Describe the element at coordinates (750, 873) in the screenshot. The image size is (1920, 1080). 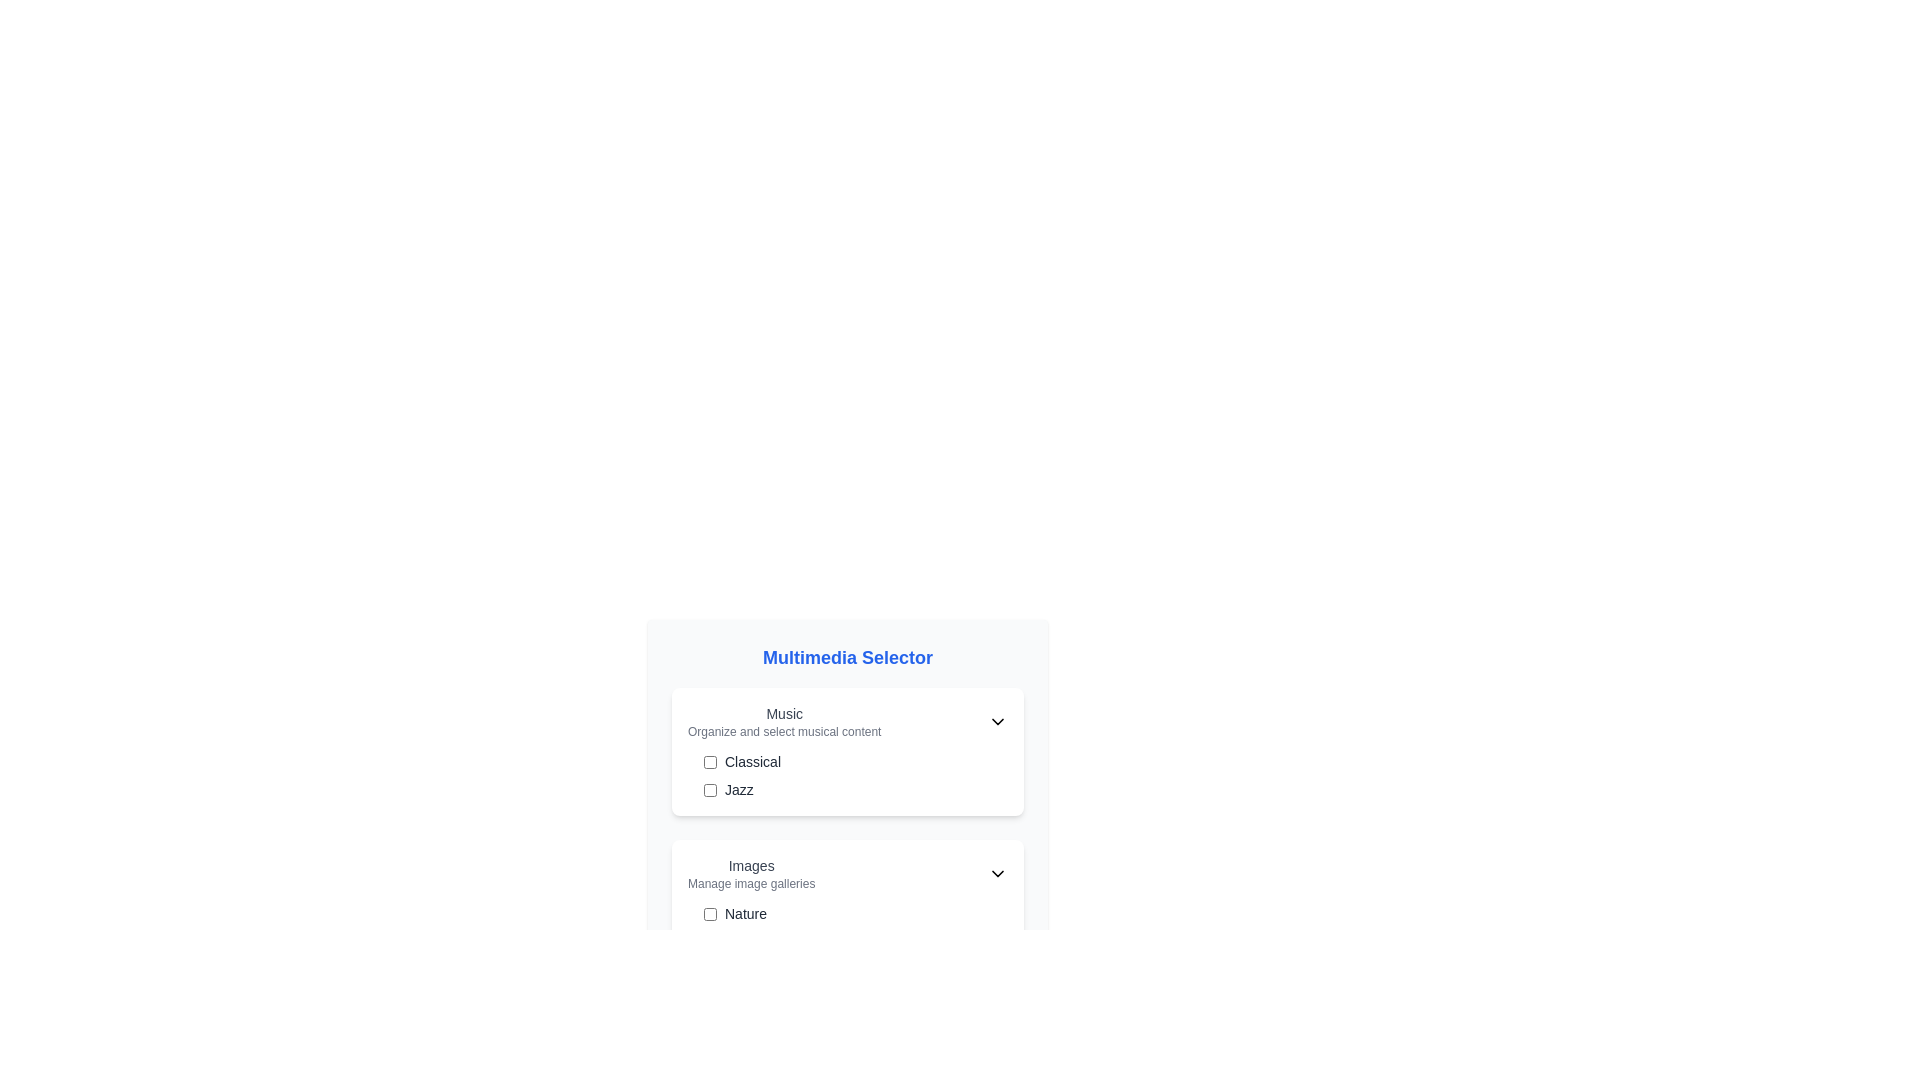
I see `the Text label that serves as a category/item description within the 'Multimedia Selector' section, located above the 'Nature' checkbox option` at that location.